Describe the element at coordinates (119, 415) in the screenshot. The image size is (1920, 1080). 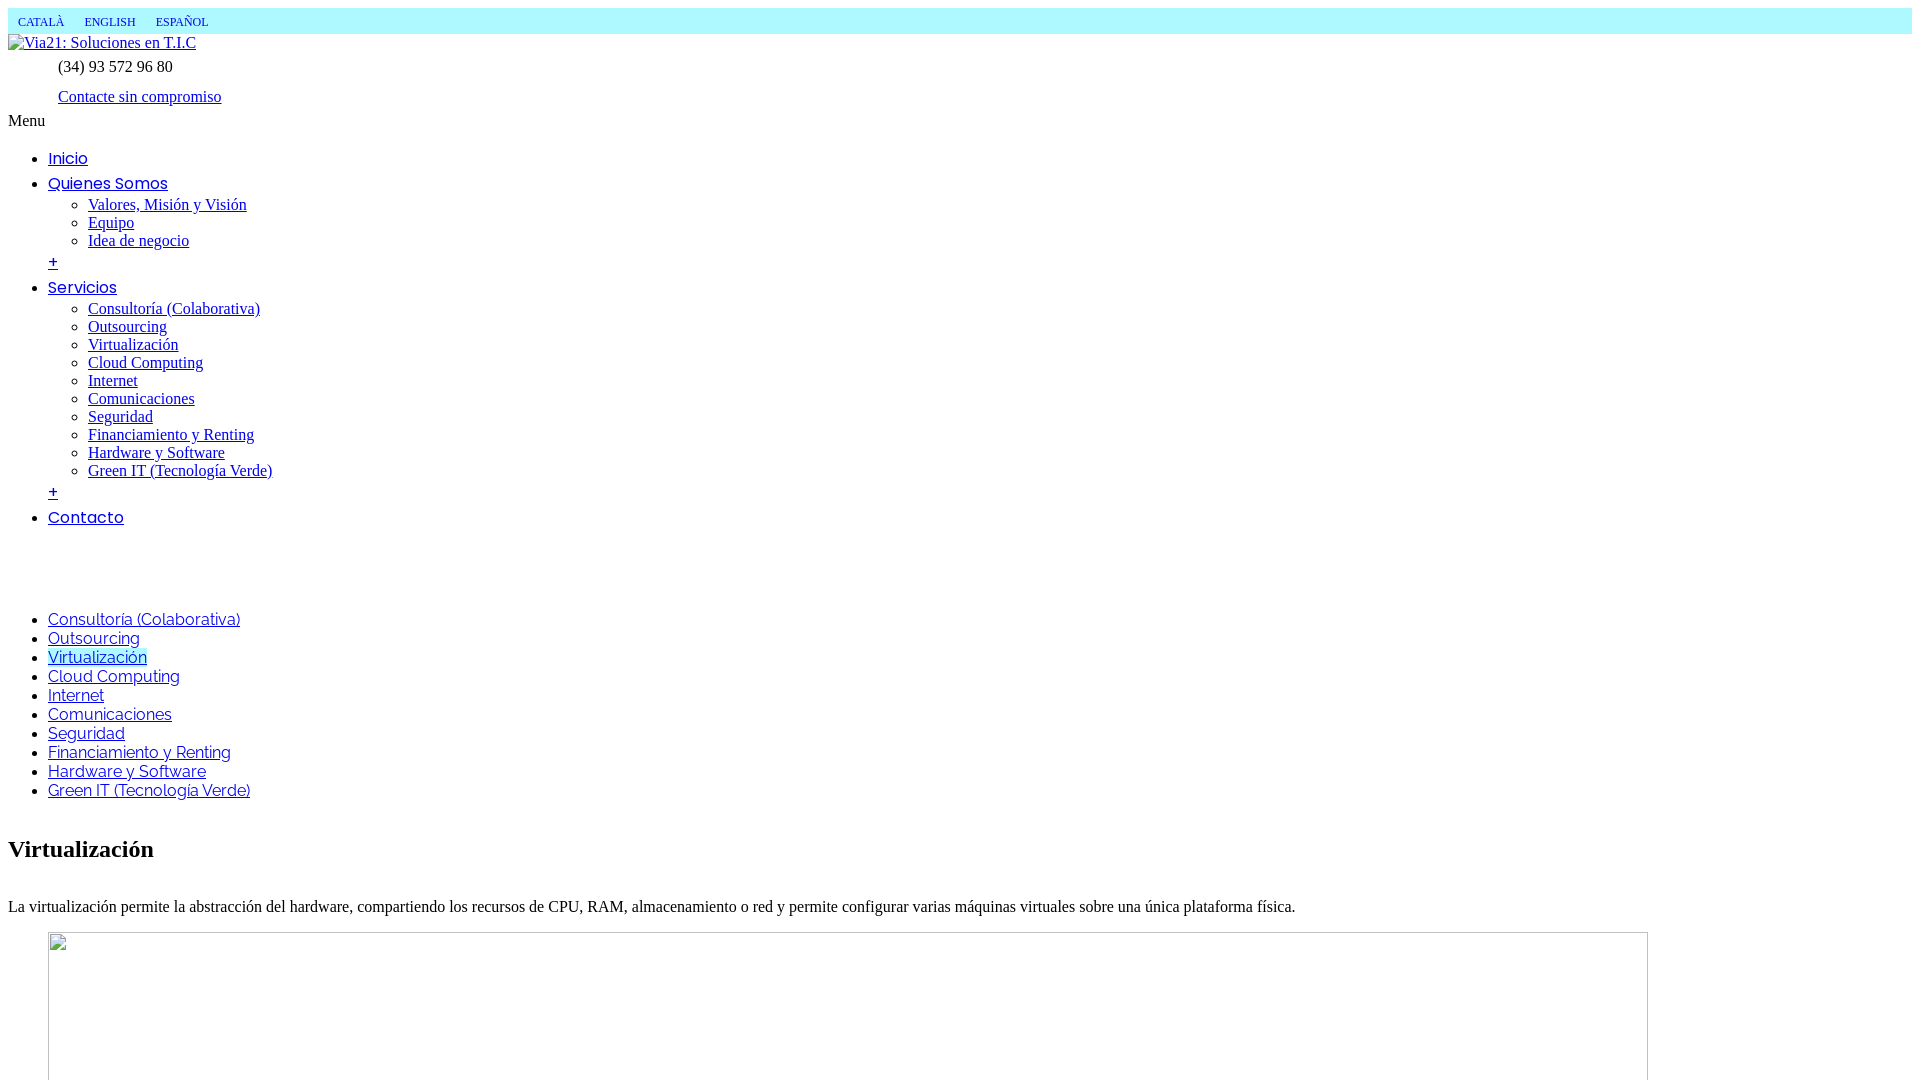
I see `'Seguridad'` at that location.